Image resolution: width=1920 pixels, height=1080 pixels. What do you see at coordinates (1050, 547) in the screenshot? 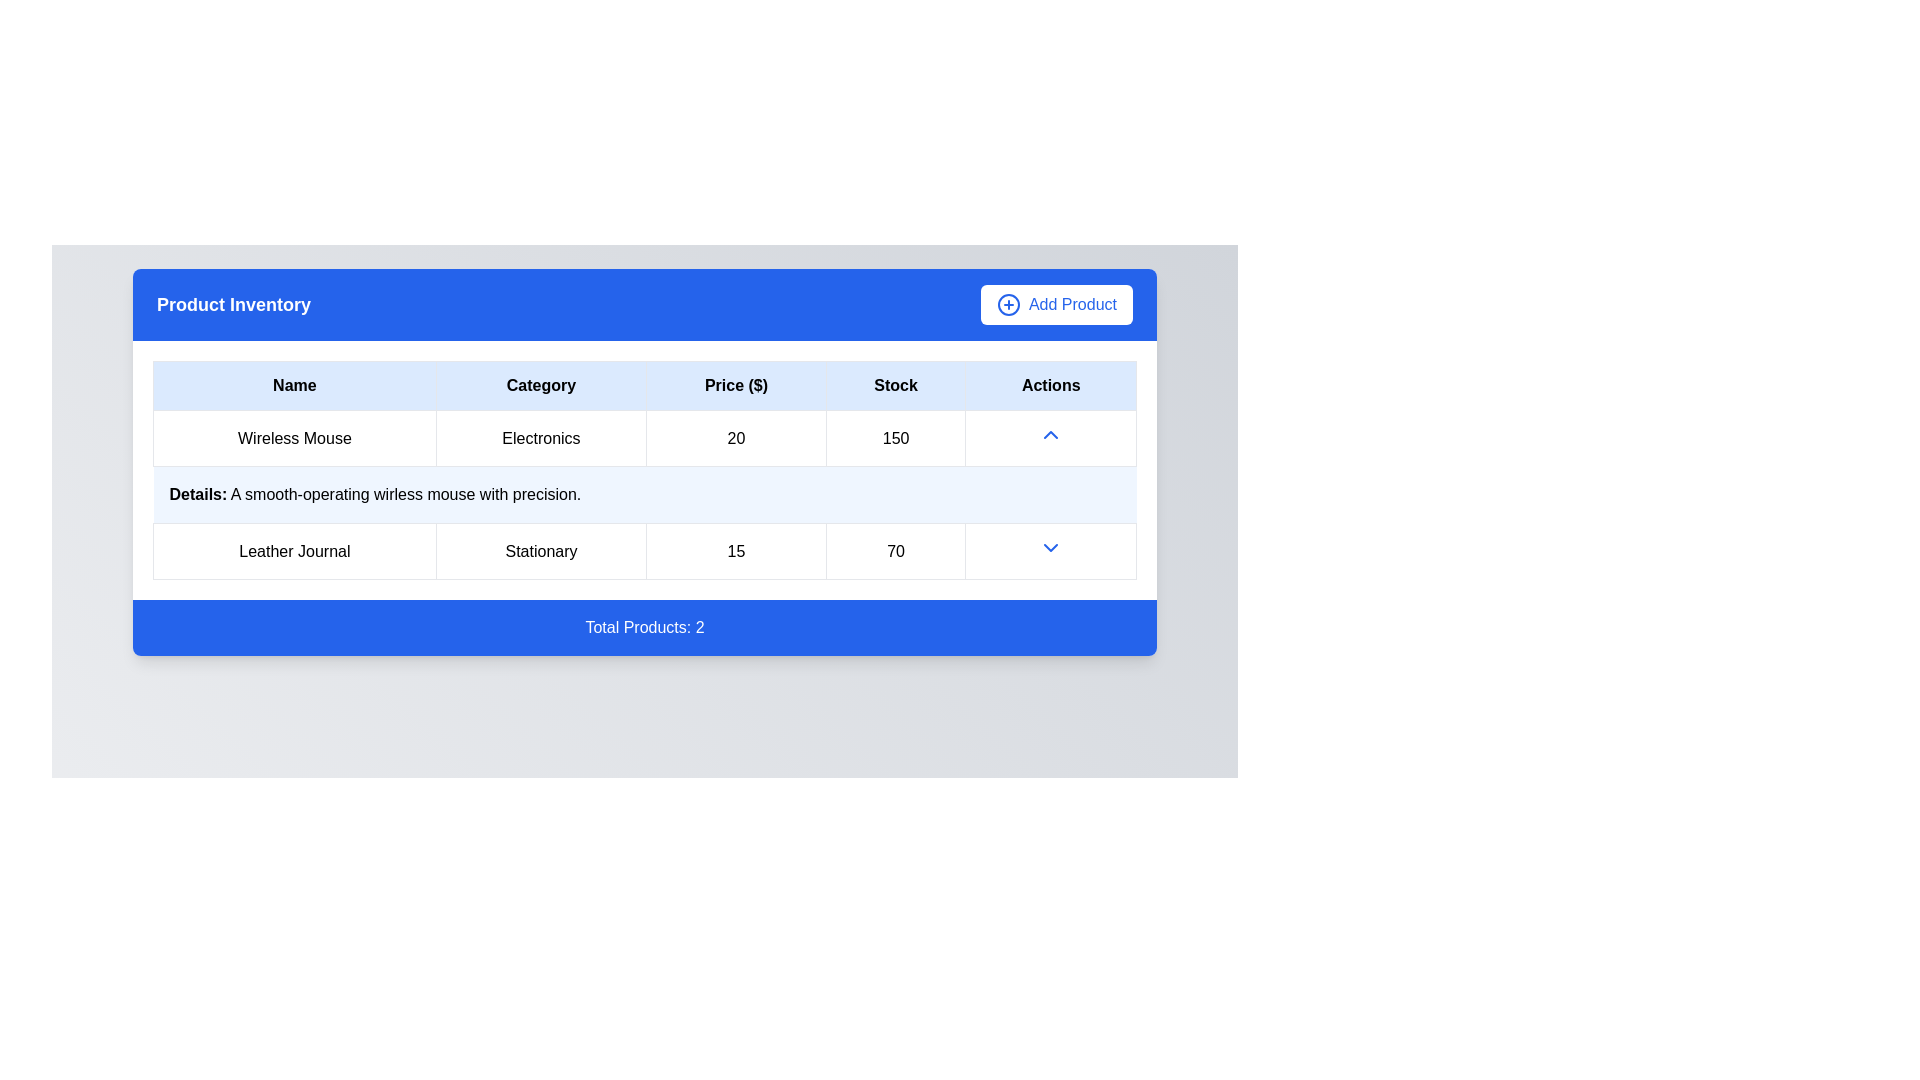
I see `the downward-pointing chevron icon in the 'Actions' column of the second row of the product inventory table` at bounding box center [1050, 547].